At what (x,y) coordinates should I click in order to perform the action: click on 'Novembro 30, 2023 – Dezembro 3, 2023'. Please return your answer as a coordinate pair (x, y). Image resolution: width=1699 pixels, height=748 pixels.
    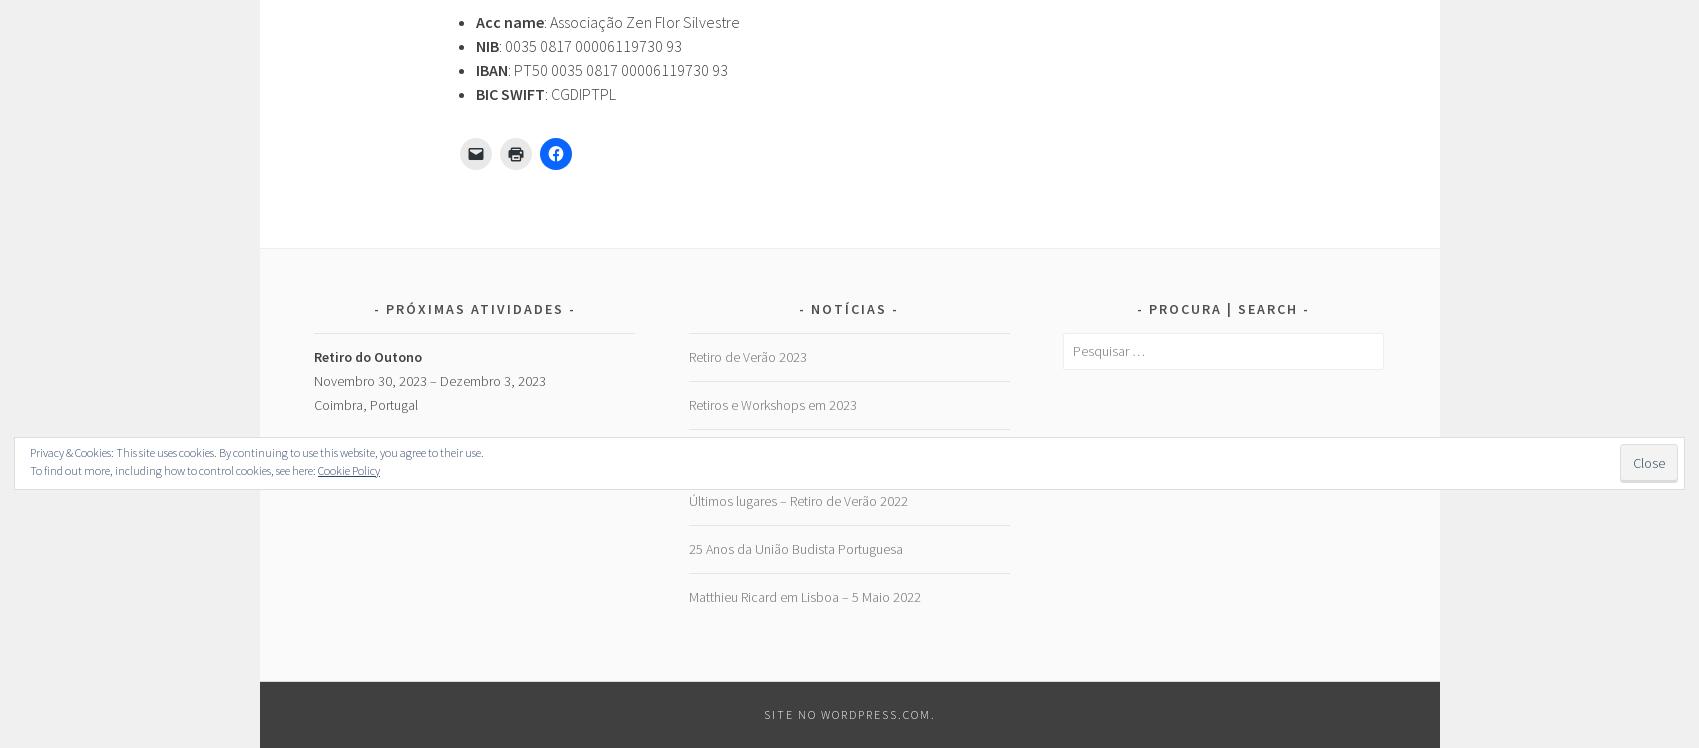
    Looking at the image, I should click on (430, 379).